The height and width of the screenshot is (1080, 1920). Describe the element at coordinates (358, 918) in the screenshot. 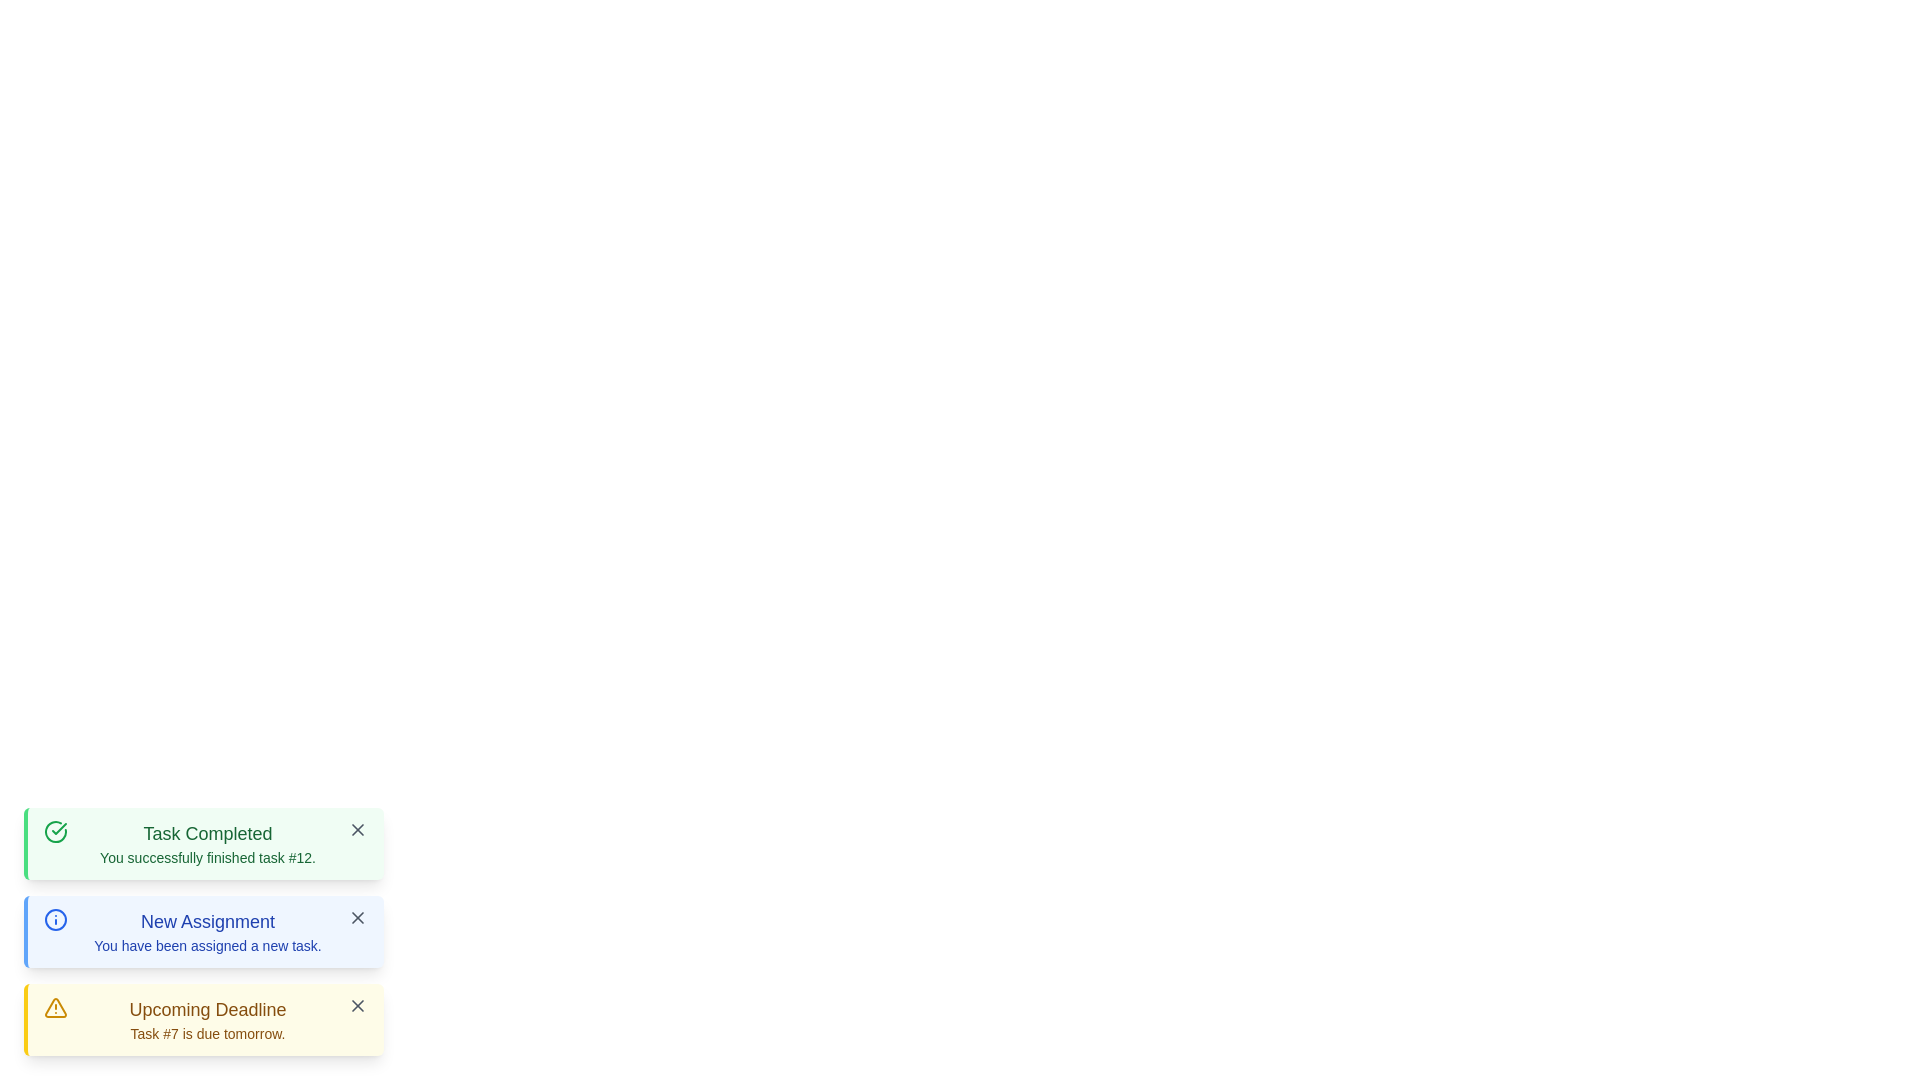

I see `the dismiss button located at the top-right corner of the 'New Assignment' notification` at that location.